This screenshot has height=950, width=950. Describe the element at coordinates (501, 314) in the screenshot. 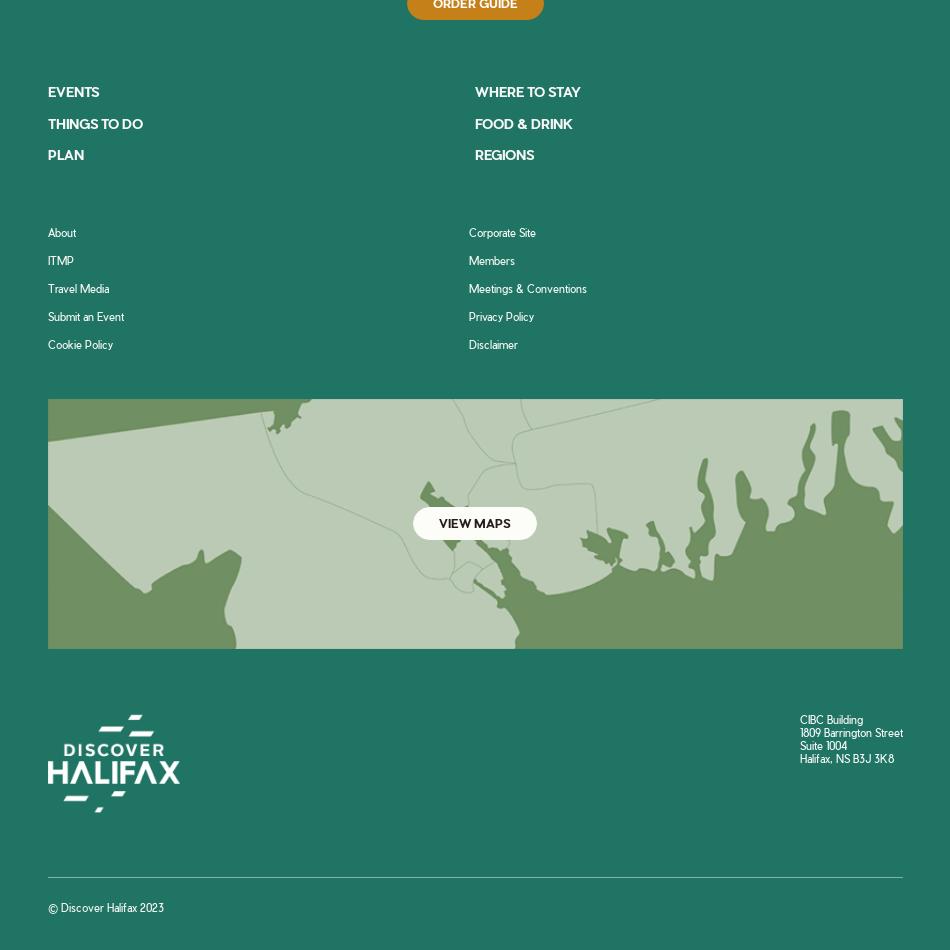

I see `'Privacy Policy'` at that location.